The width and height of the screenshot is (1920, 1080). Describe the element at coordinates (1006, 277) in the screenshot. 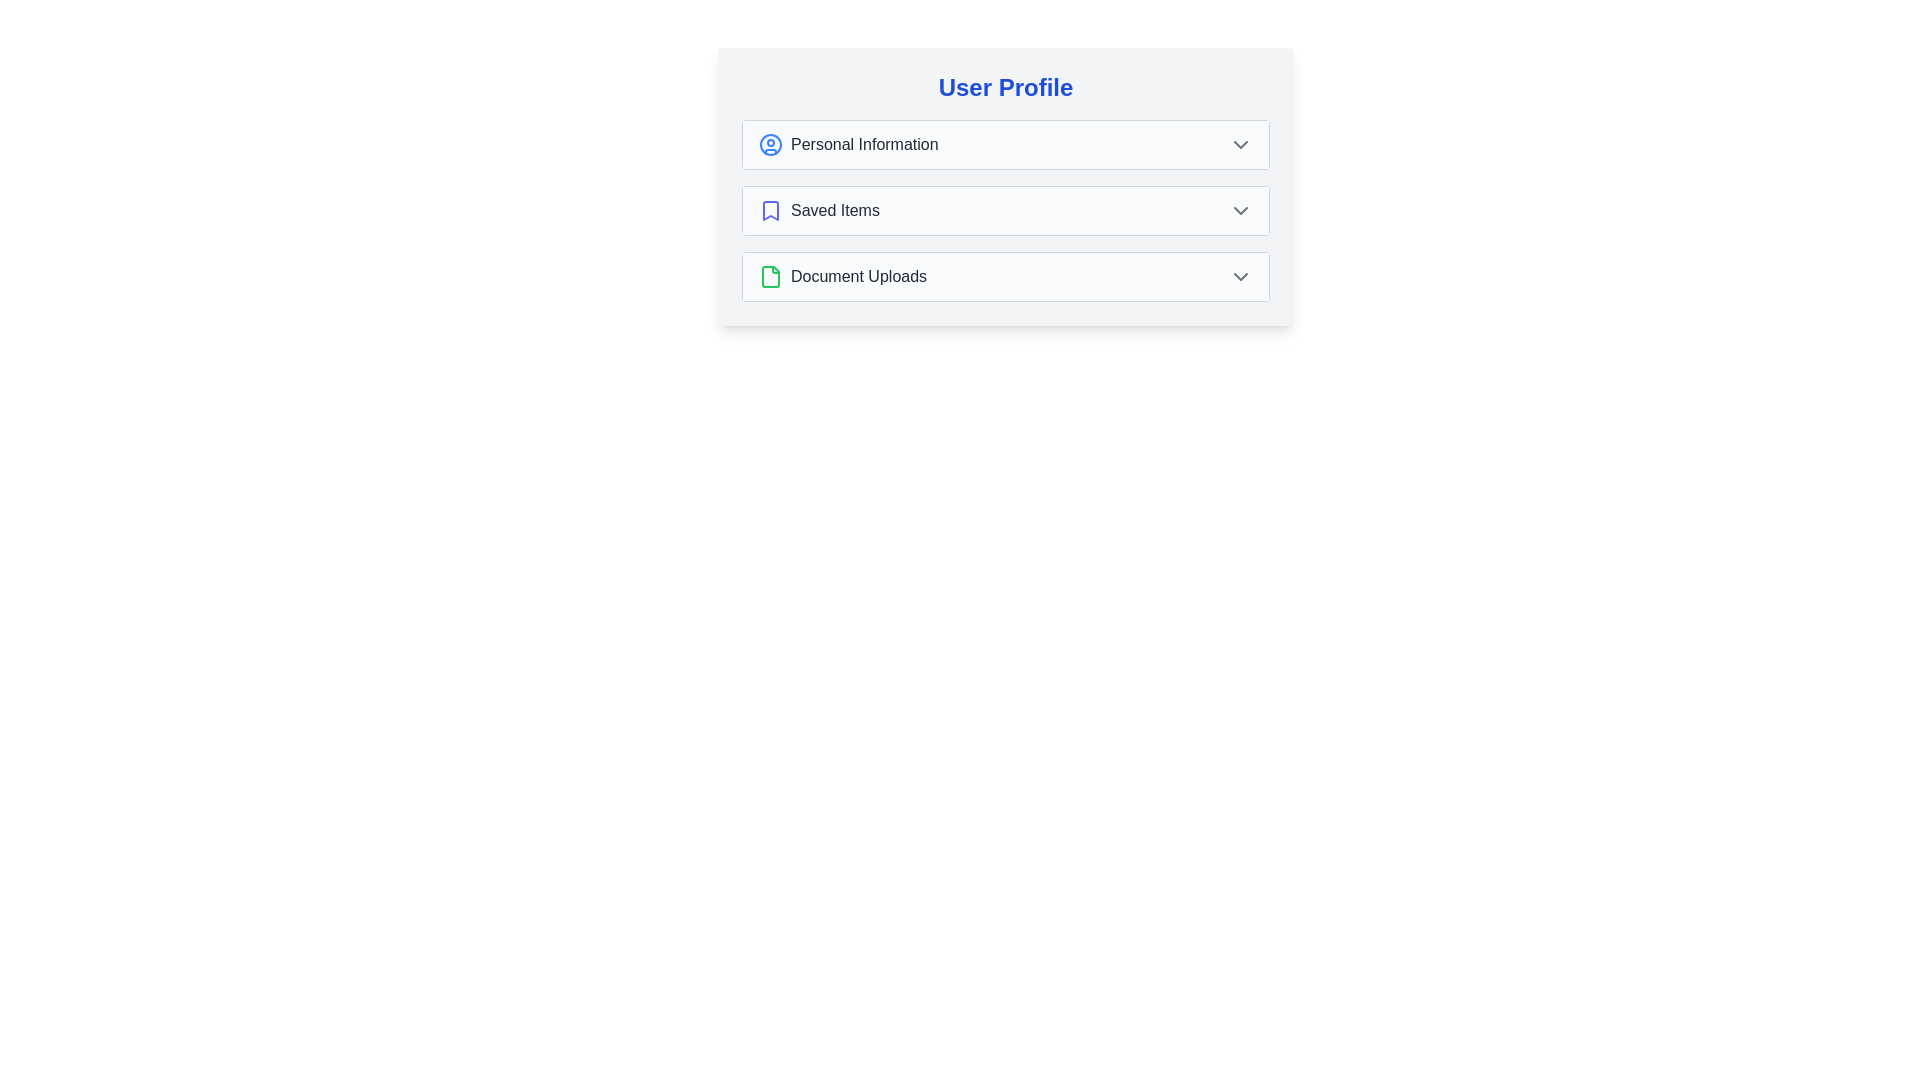

I see `the center of the collapsible menu item labeled 'Document Uploads'` at that location.